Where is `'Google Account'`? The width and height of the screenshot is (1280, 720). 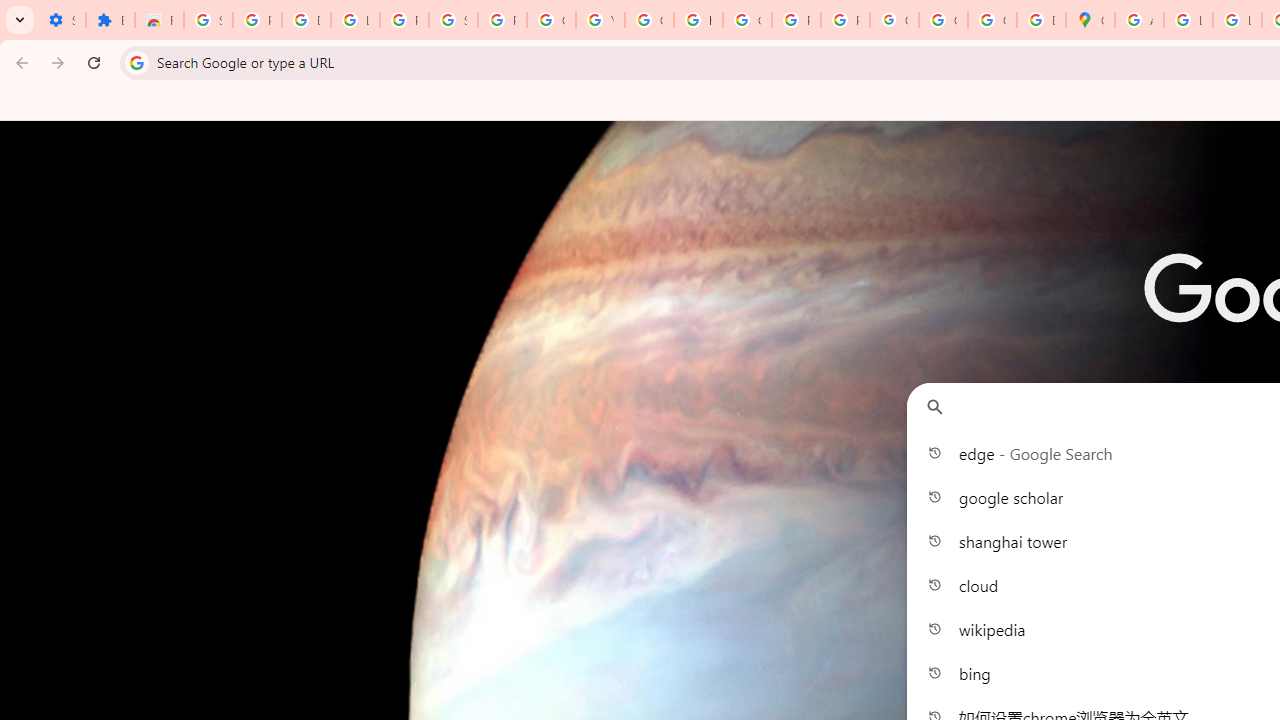 'Google Account' is located at coordinates (551, 20).